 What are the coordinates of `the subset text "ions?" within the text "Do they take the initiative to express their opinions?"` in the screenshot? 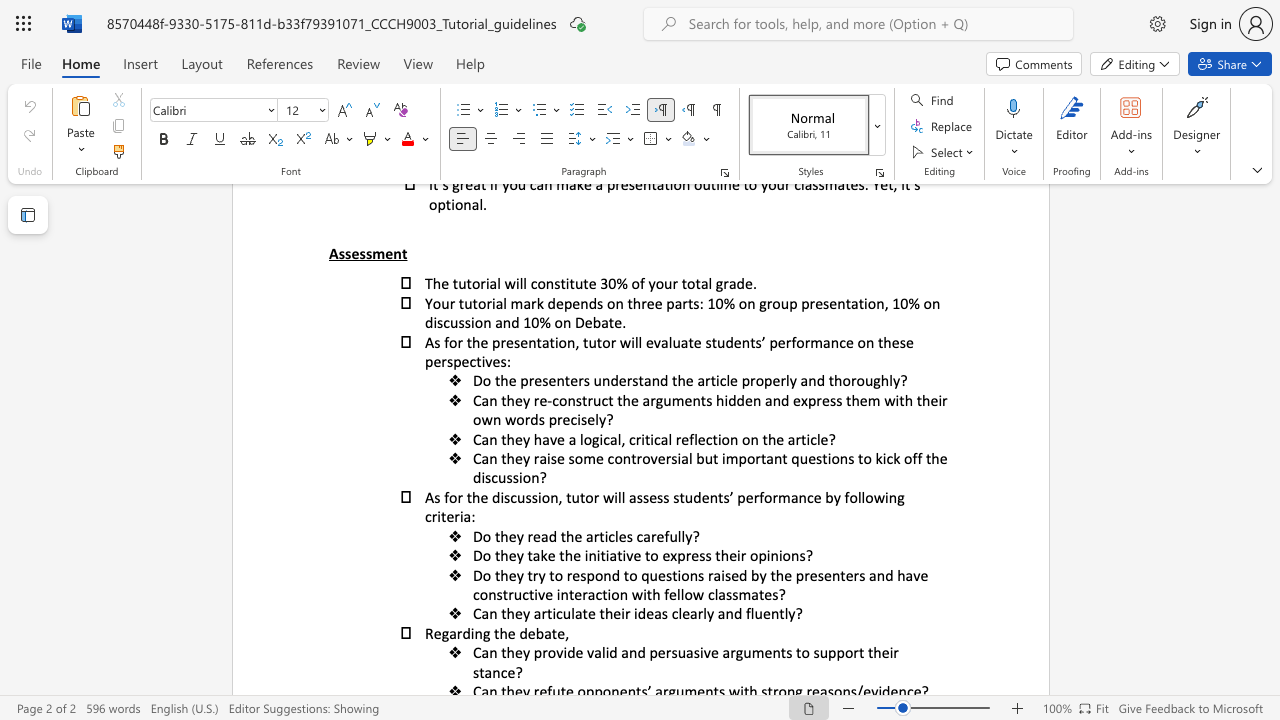 It's located at (777, 555).